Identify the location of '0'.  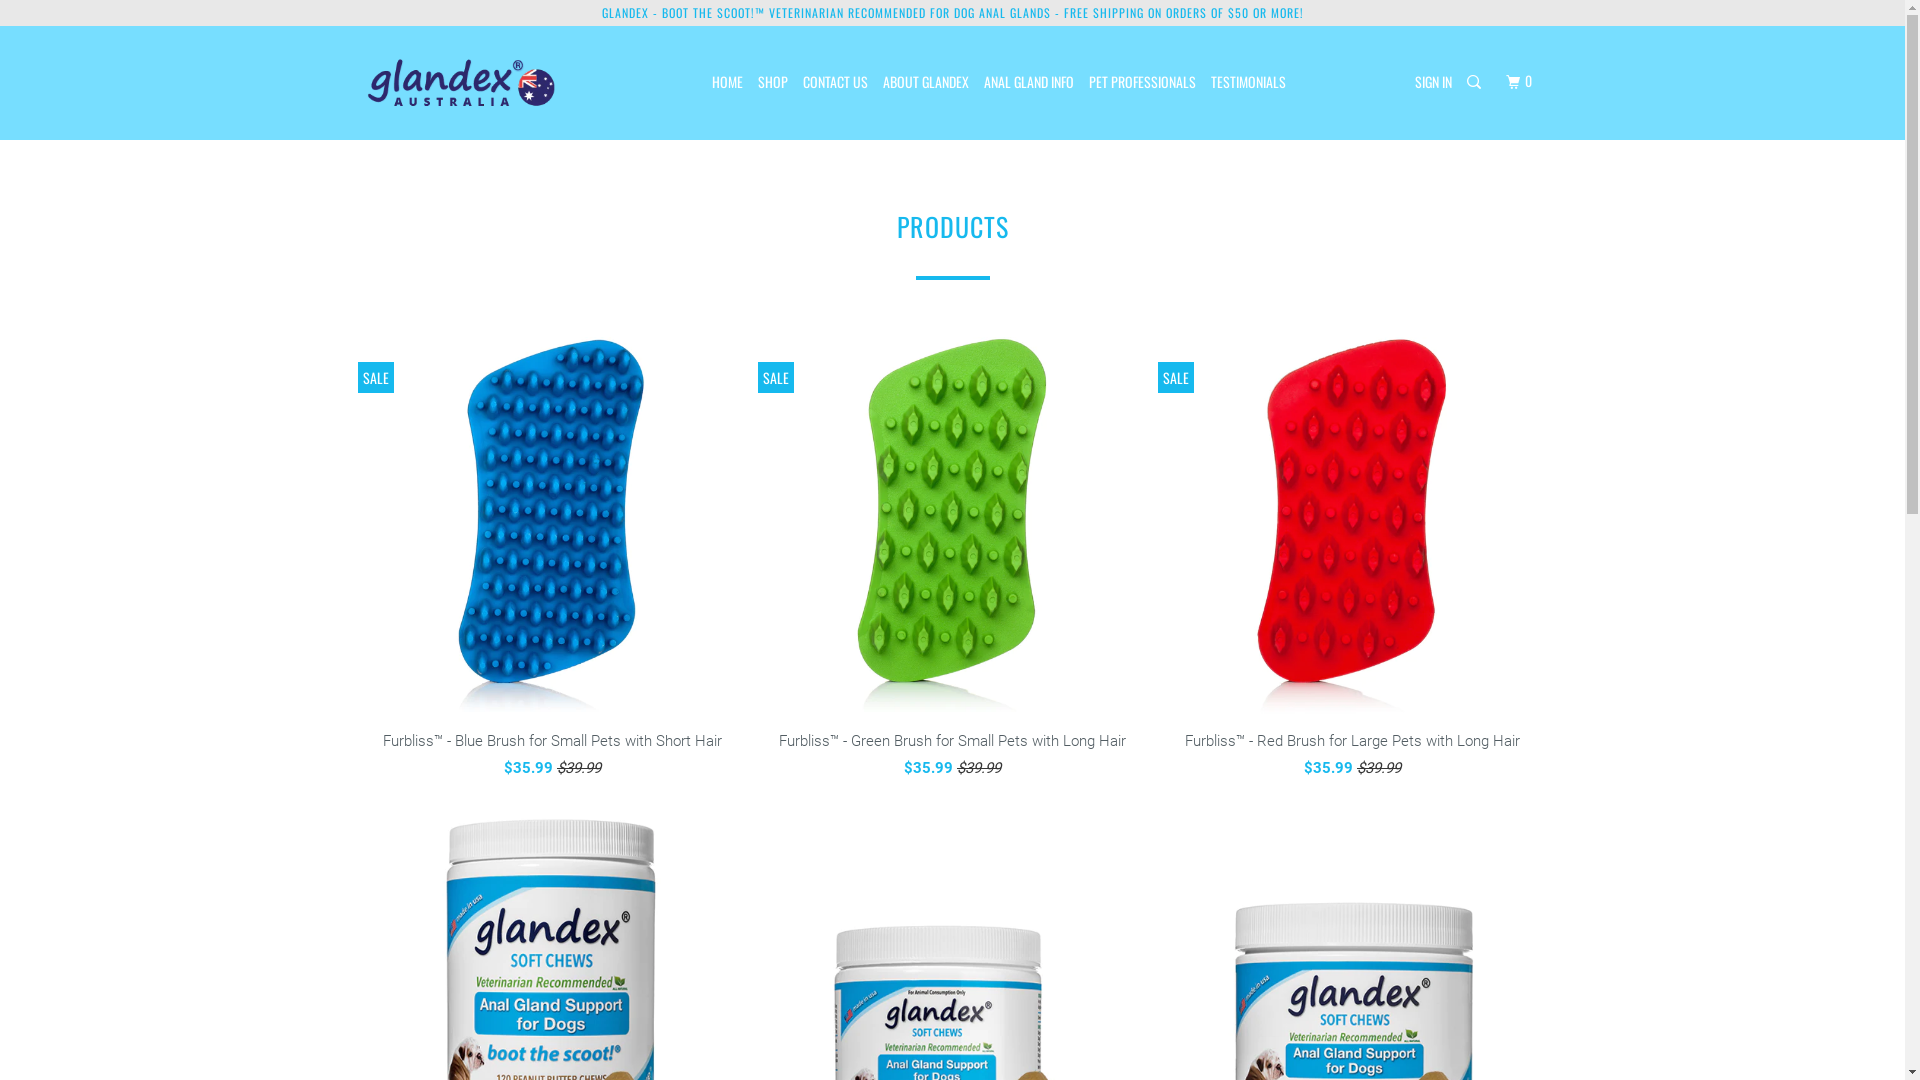
(1520, 80).